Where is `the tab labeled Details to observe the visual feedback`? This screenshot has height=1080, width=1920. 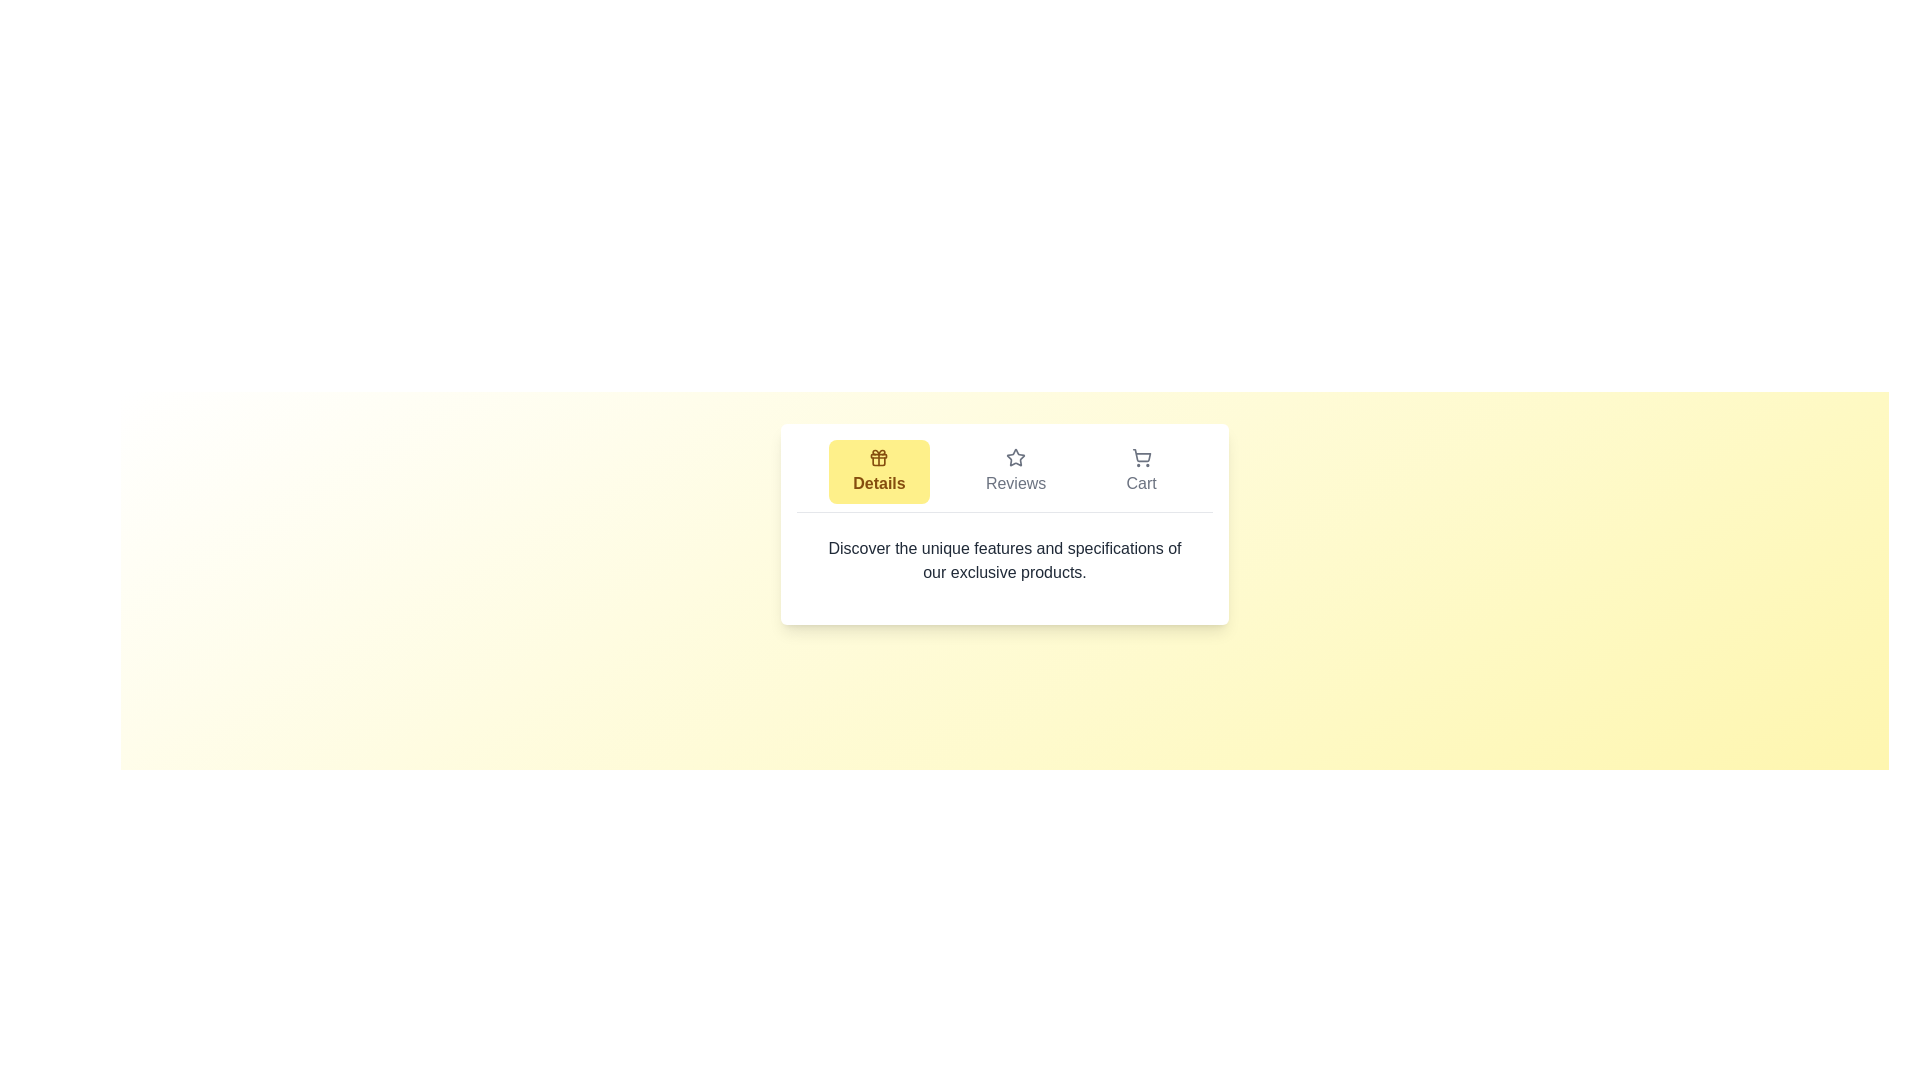 the tab labeled Details to observe the visual feedback is located at coordinates (878, 471).